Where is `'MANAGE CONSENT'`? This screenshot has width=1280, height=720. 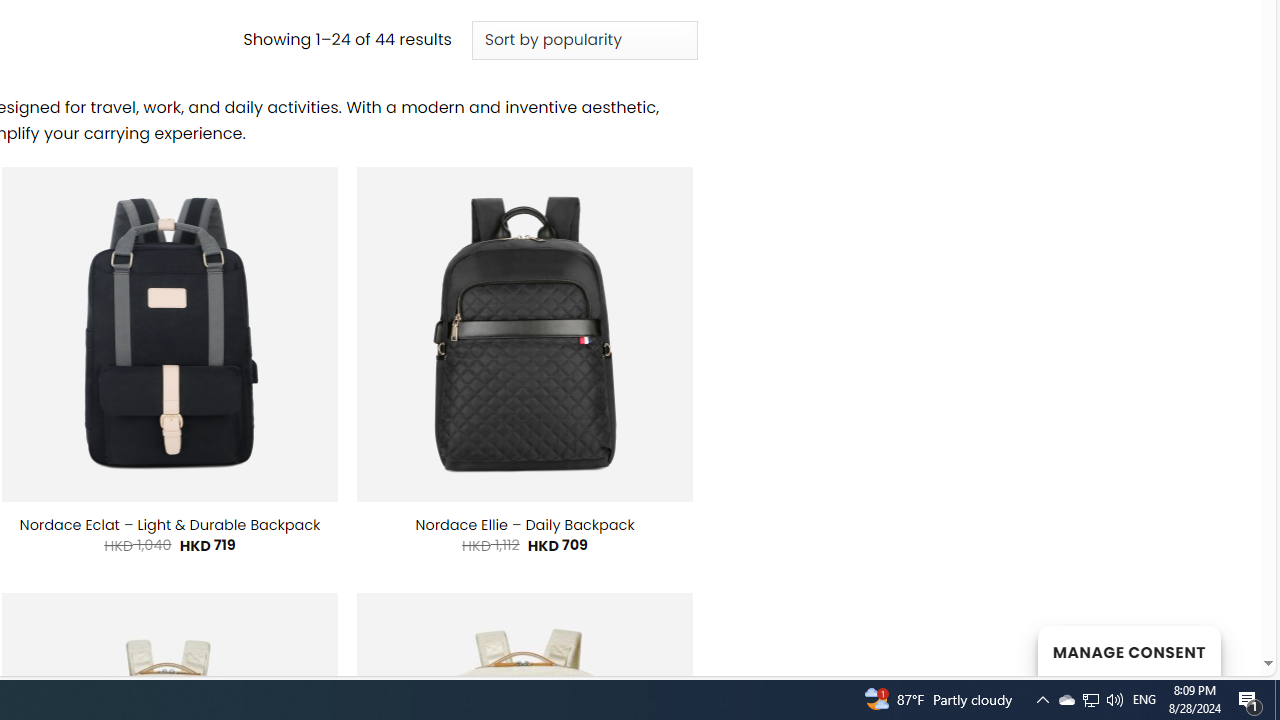 'MANAGE CONSENT' is located at coordinates (1128, 650).